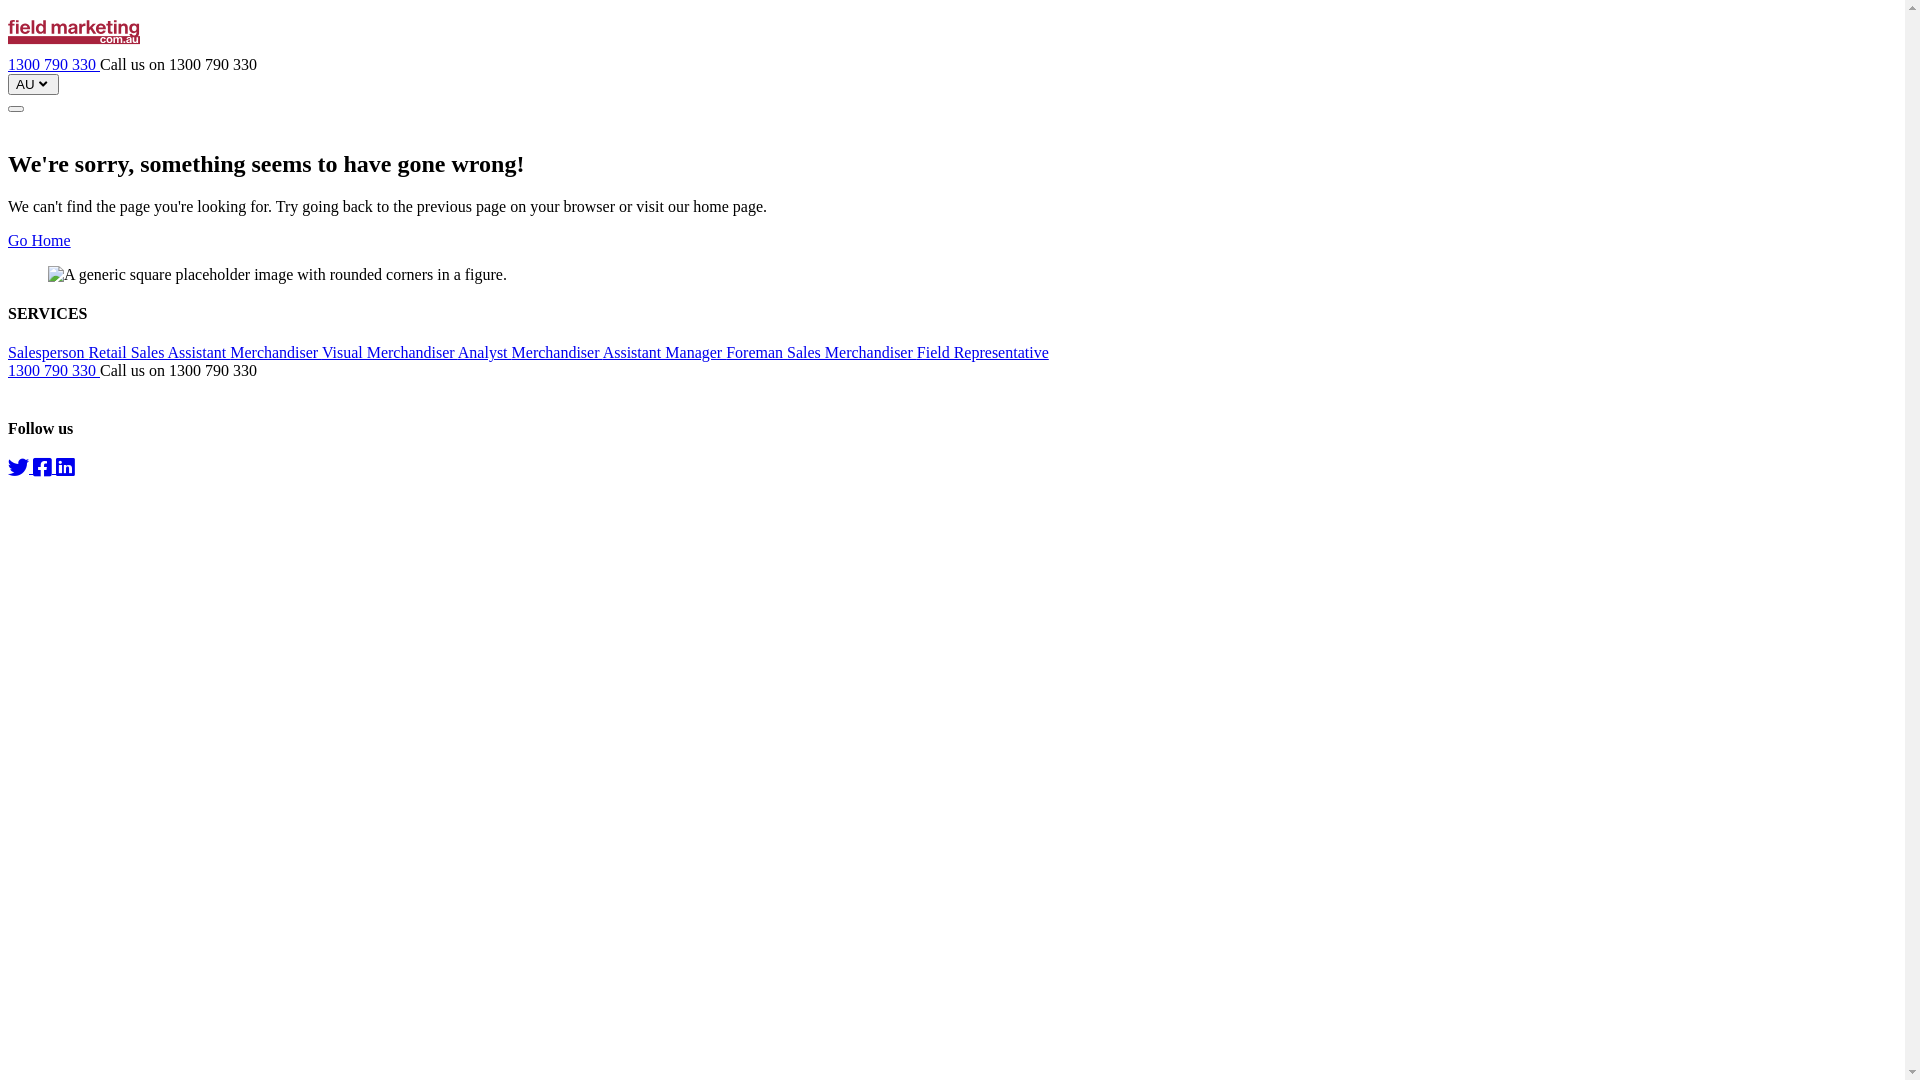 This screenshot has width=1920, height=1080. What do you see at coordinates (48, 351) in the screenshot?
I see `'Salesperson'` at bounding box center [48, 351].